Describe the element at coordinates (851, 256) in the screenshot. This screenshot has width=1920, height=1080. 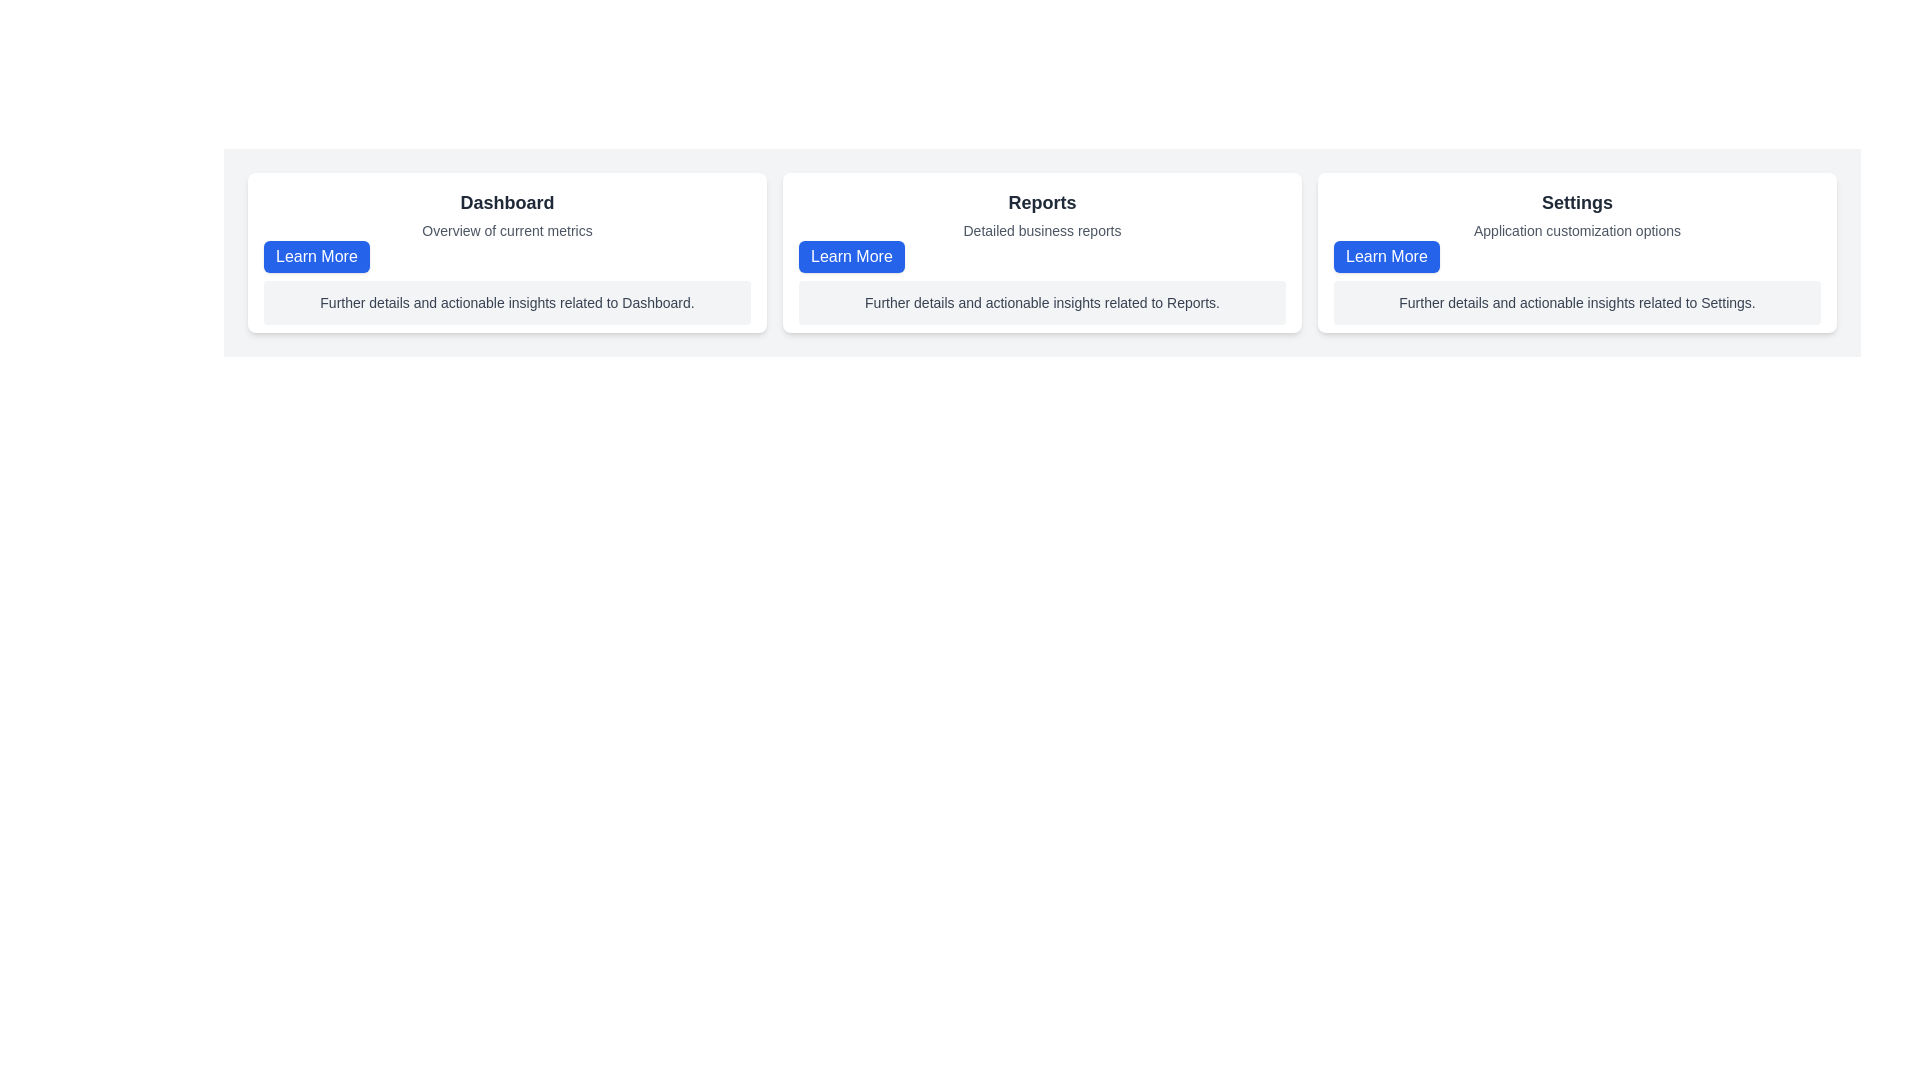
I see `the 'Learn More' button, which is a vivid blue rectangular button with rounded corners located at the bottom left corner of the 'Reports' card` at that location.